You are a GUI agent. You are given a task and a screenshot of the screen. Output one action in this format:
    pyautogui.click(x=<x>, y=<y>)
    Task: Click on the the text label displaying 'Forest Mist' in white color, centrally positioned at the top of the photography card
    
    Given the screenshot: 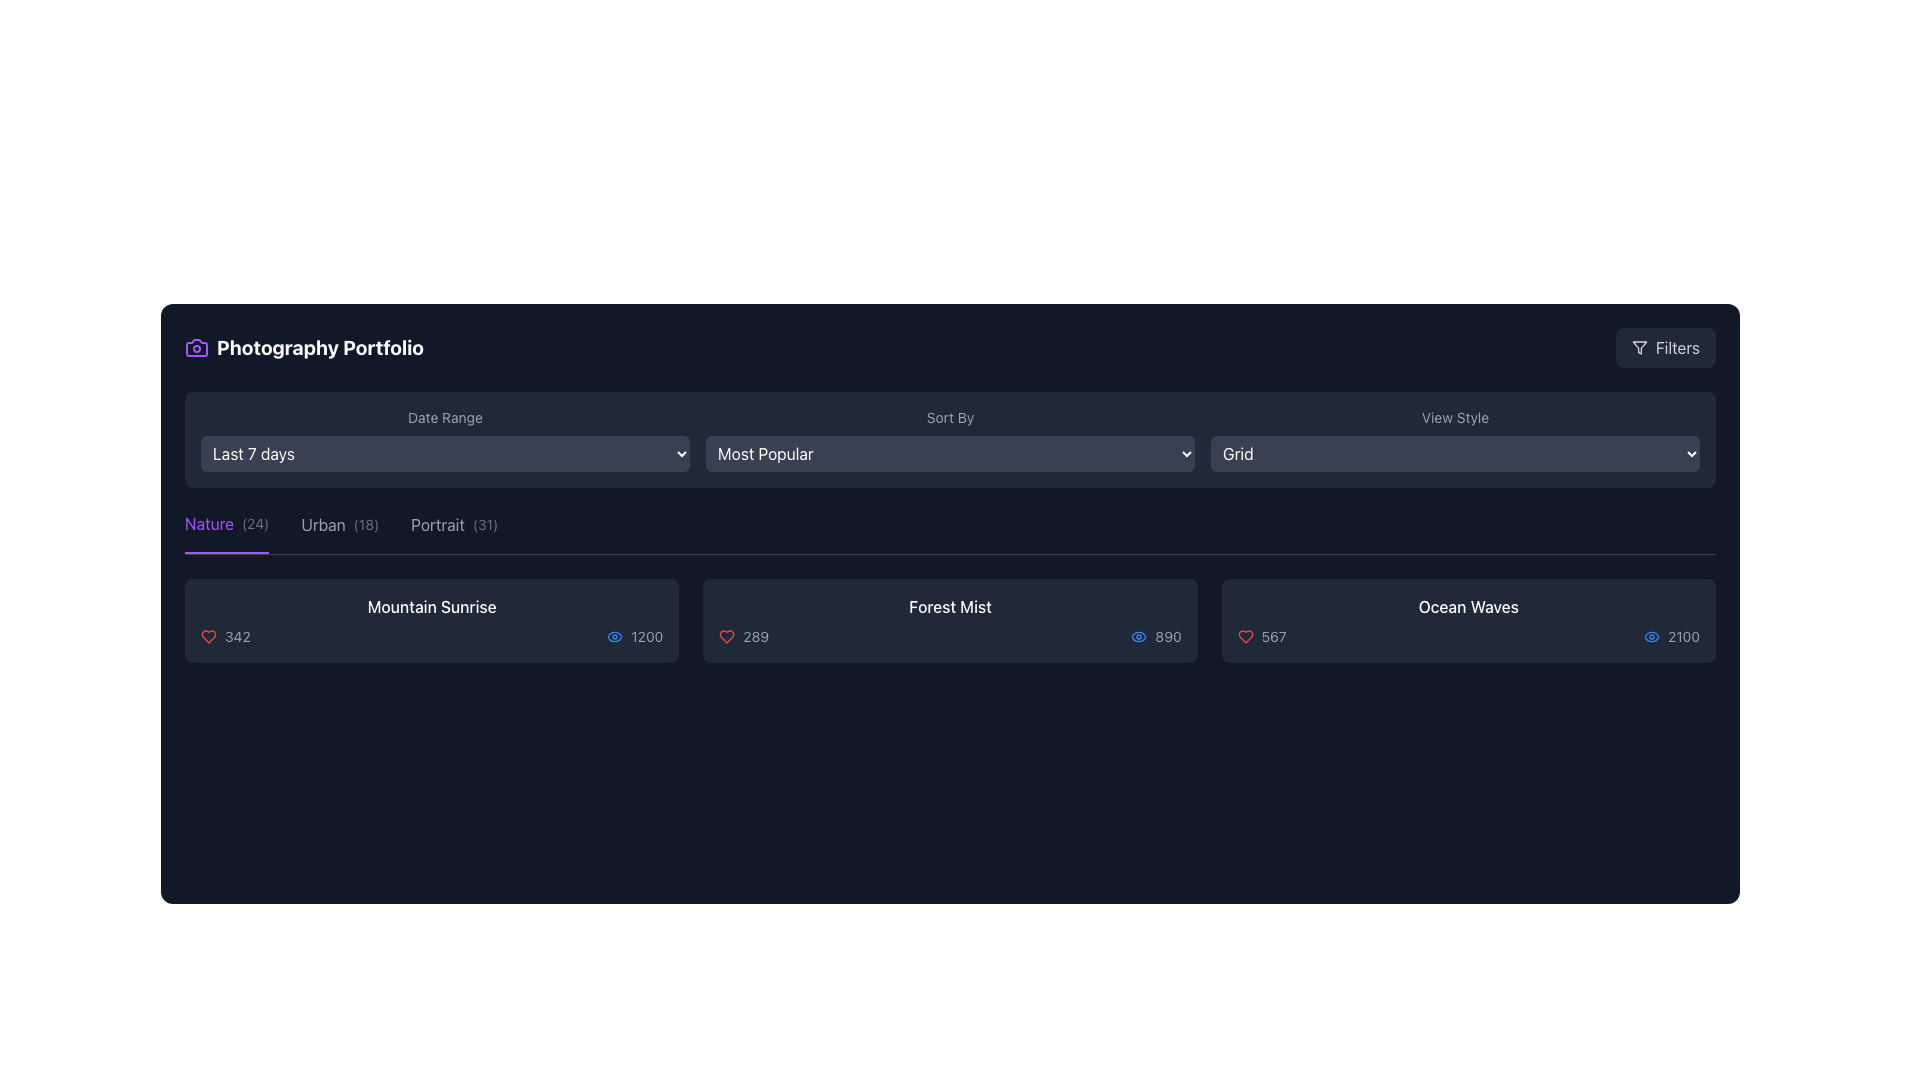 What is the action you would take?
    pyautogui.click(x=949, y=605)
    